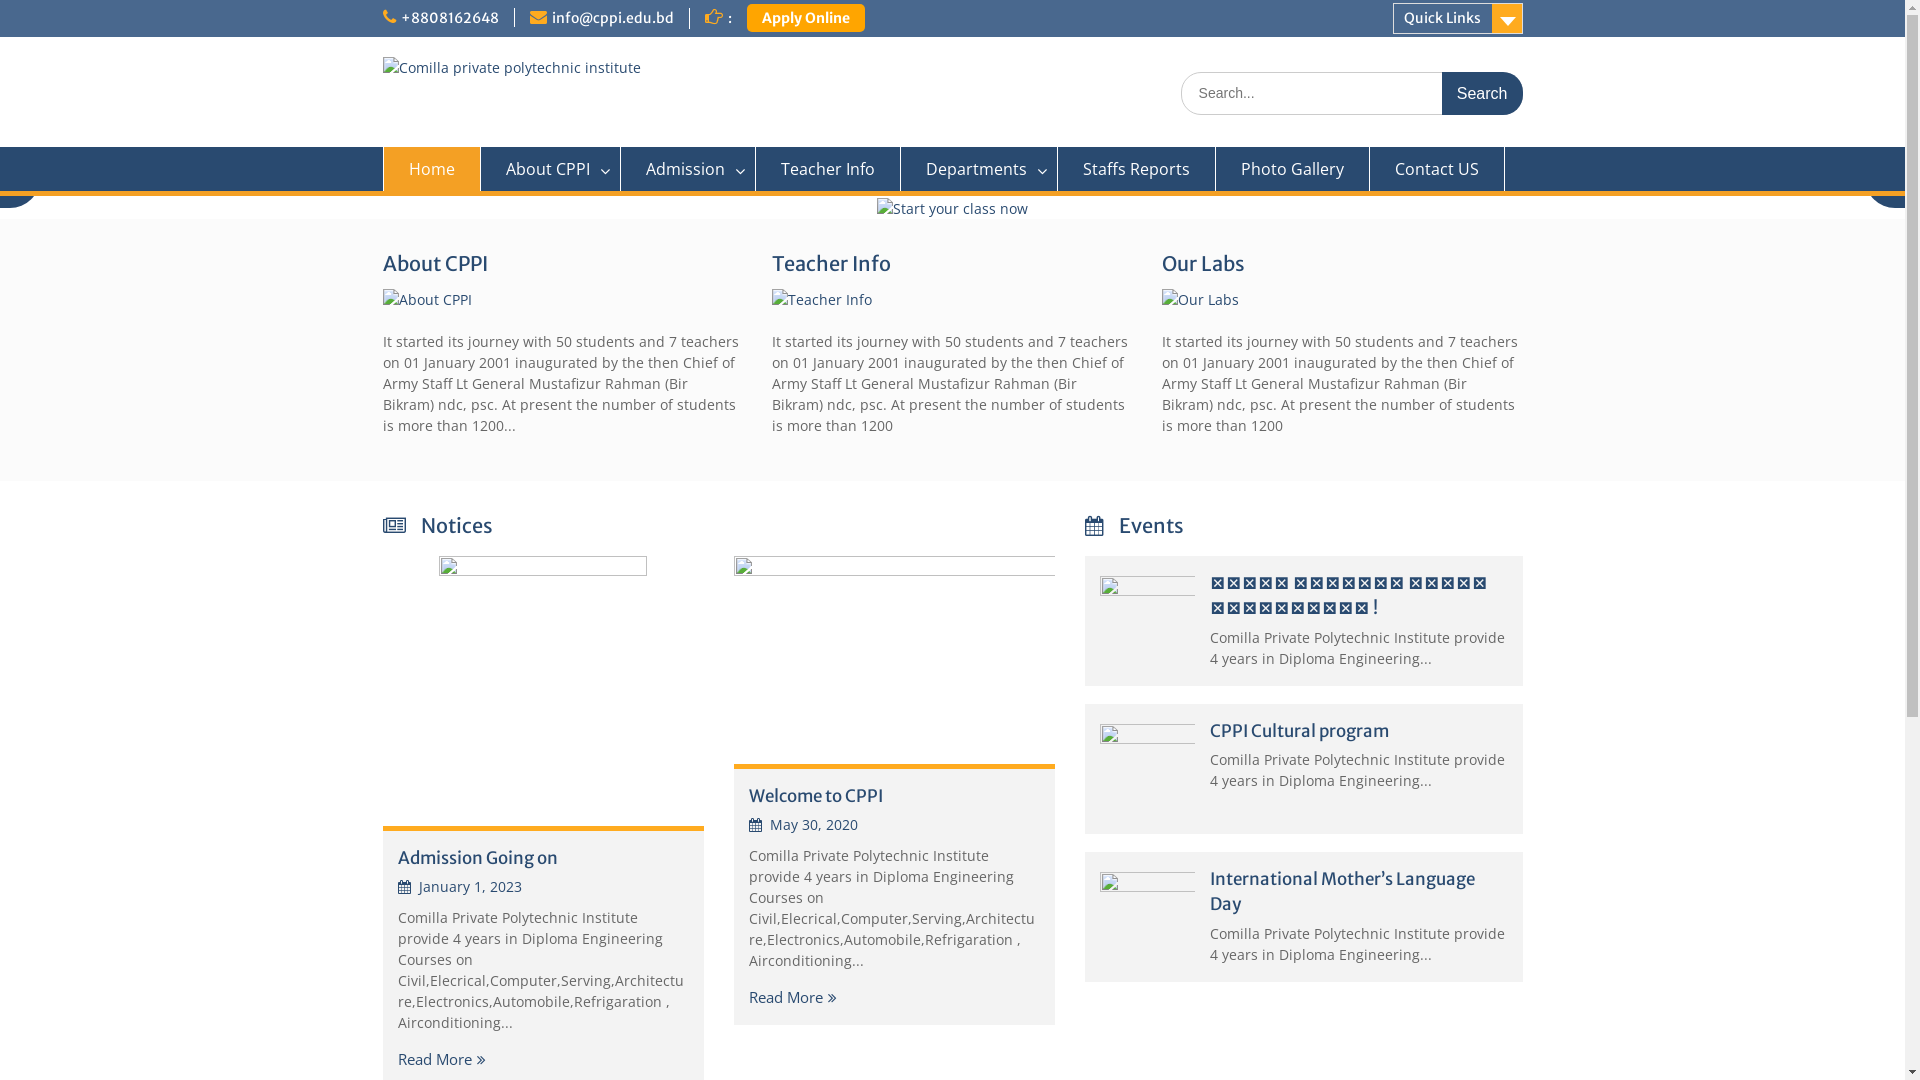 This screenshot has width=1920, height=1080. Describe the element at coordinates (978, 168) in the screenshot. I see `'Departments'` at that location.